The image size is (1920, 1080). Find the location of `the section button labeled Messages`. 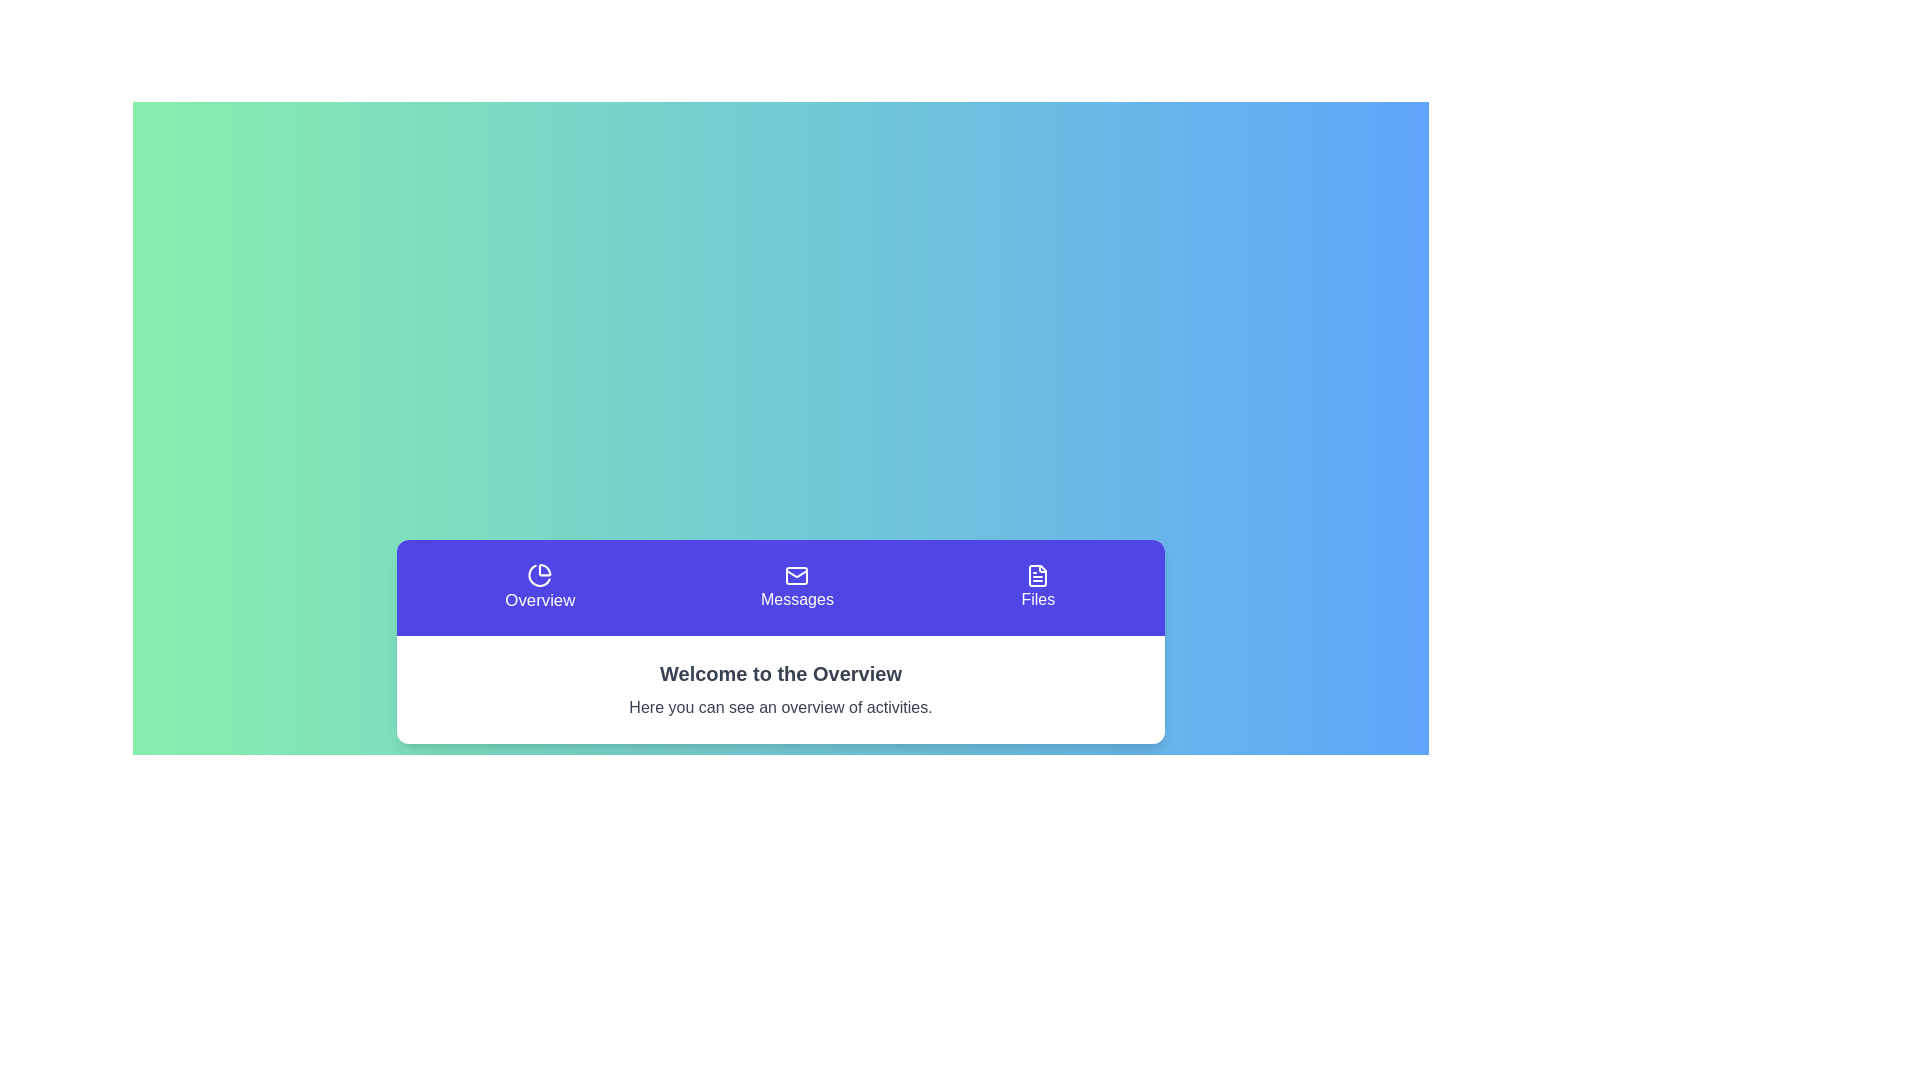

the section button labeled Messages is located at coordinates (795, 586).